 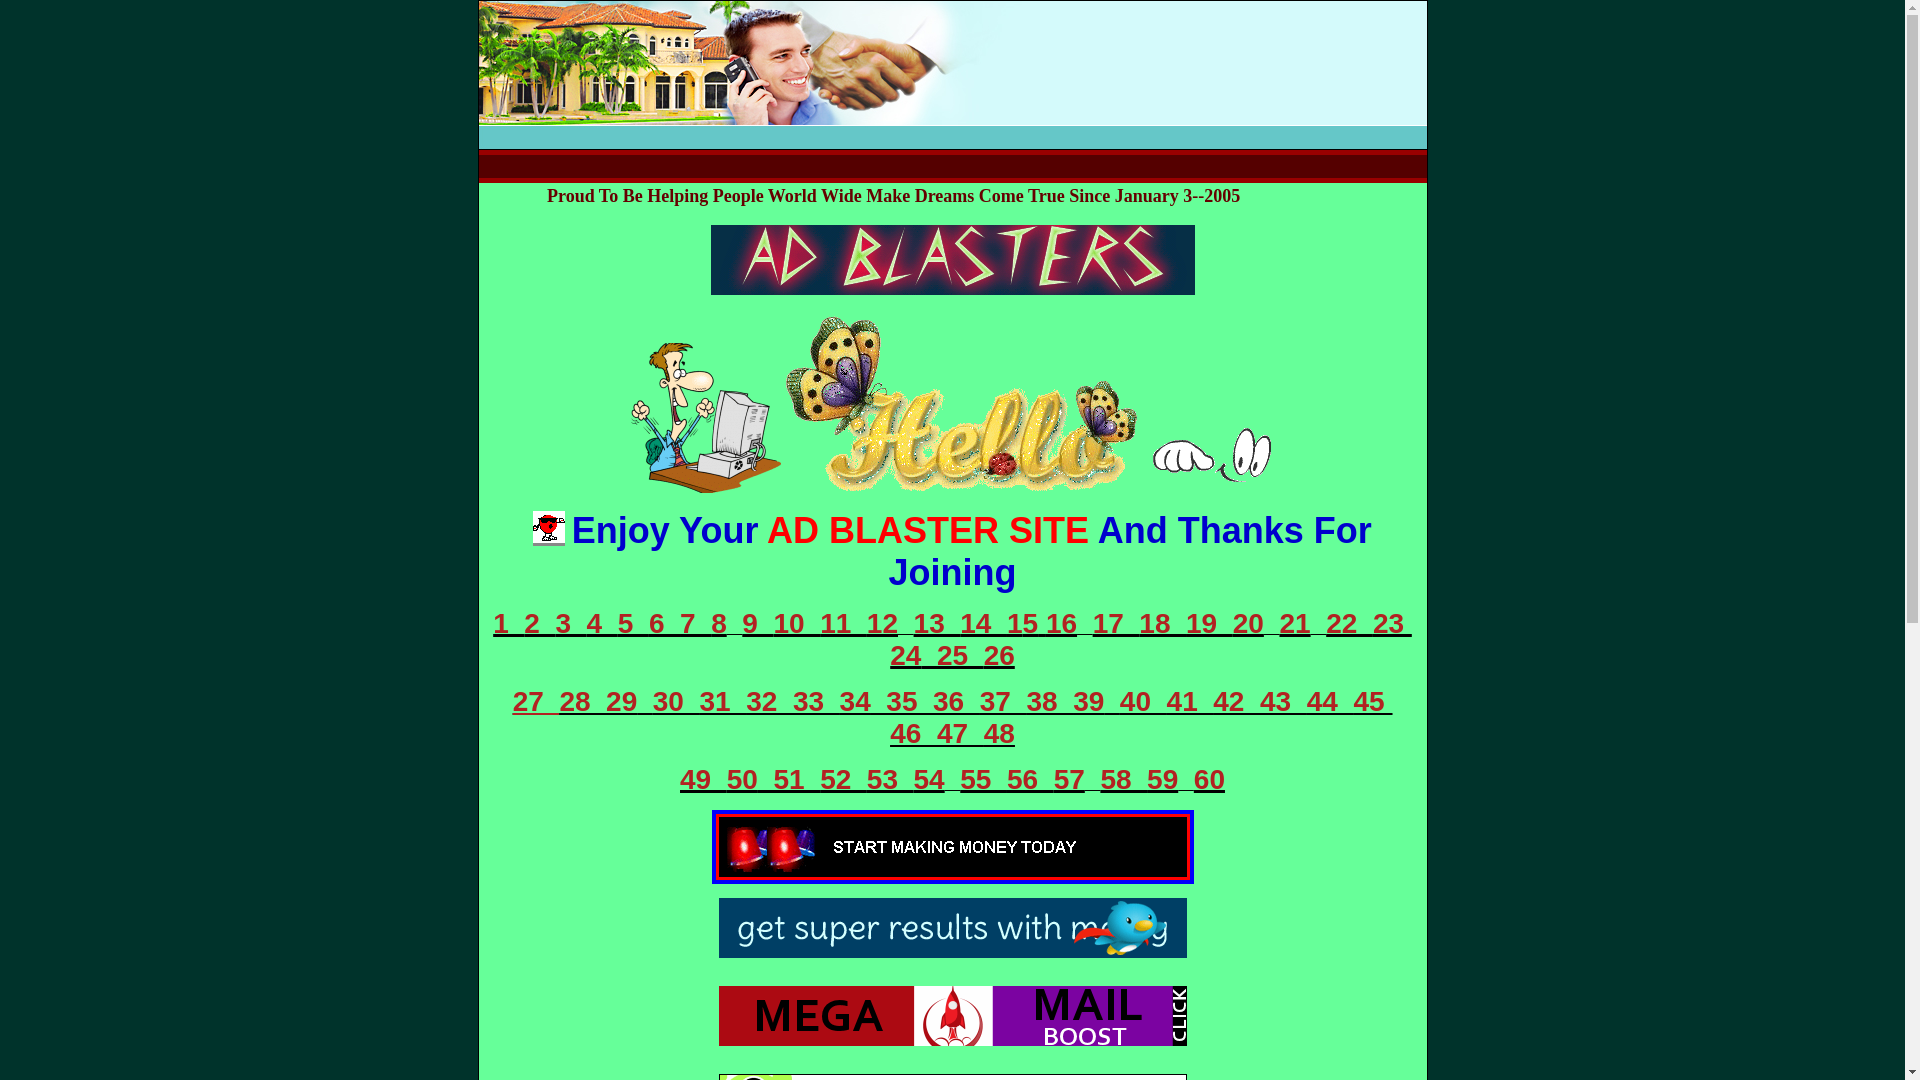 What do you see at coordinates (722, 700) in the screenshot?
I see `'31 '` at bounding box center [722, 700].